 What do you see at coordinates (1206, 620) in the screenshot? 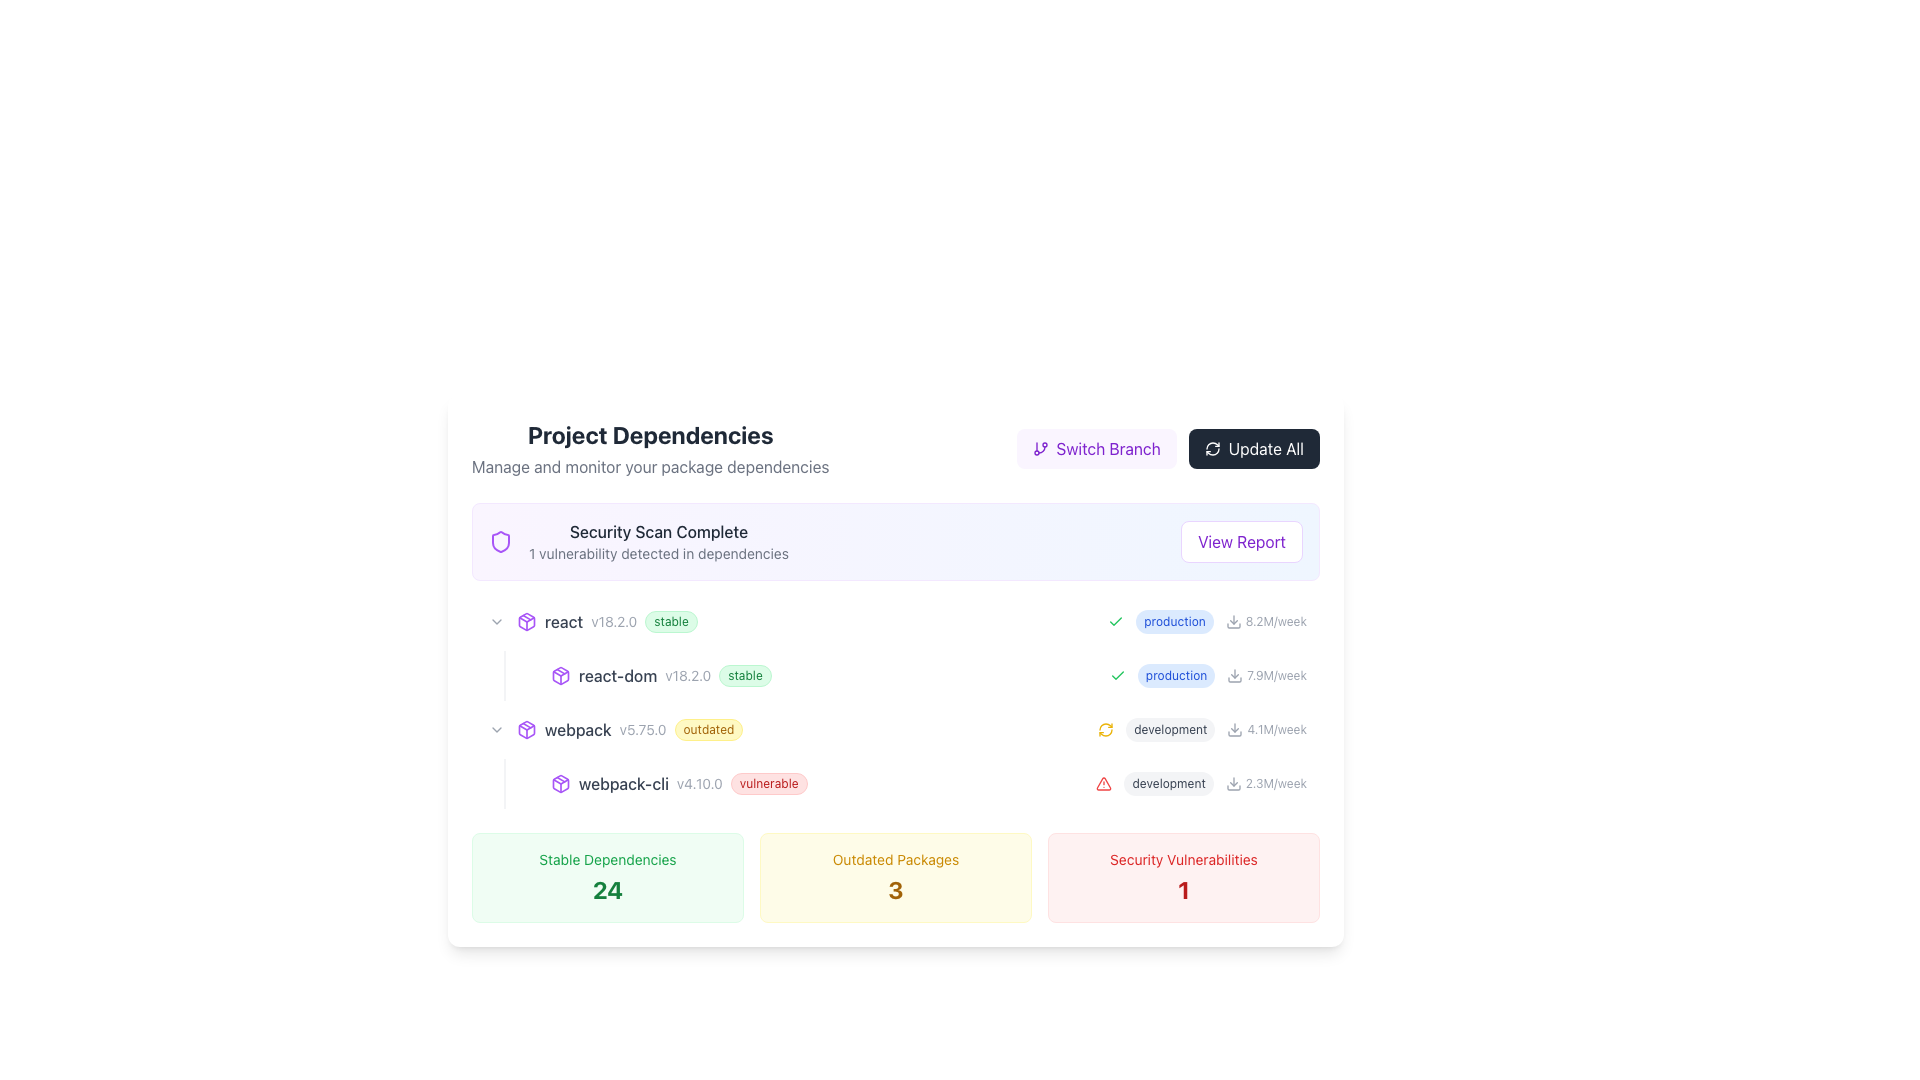
I see `the data values displayed in the 'production' label with a download icon and the '8.2M/week' text, which is part of the dependency details in the 'react' row` at bounding box center [1206, 620].